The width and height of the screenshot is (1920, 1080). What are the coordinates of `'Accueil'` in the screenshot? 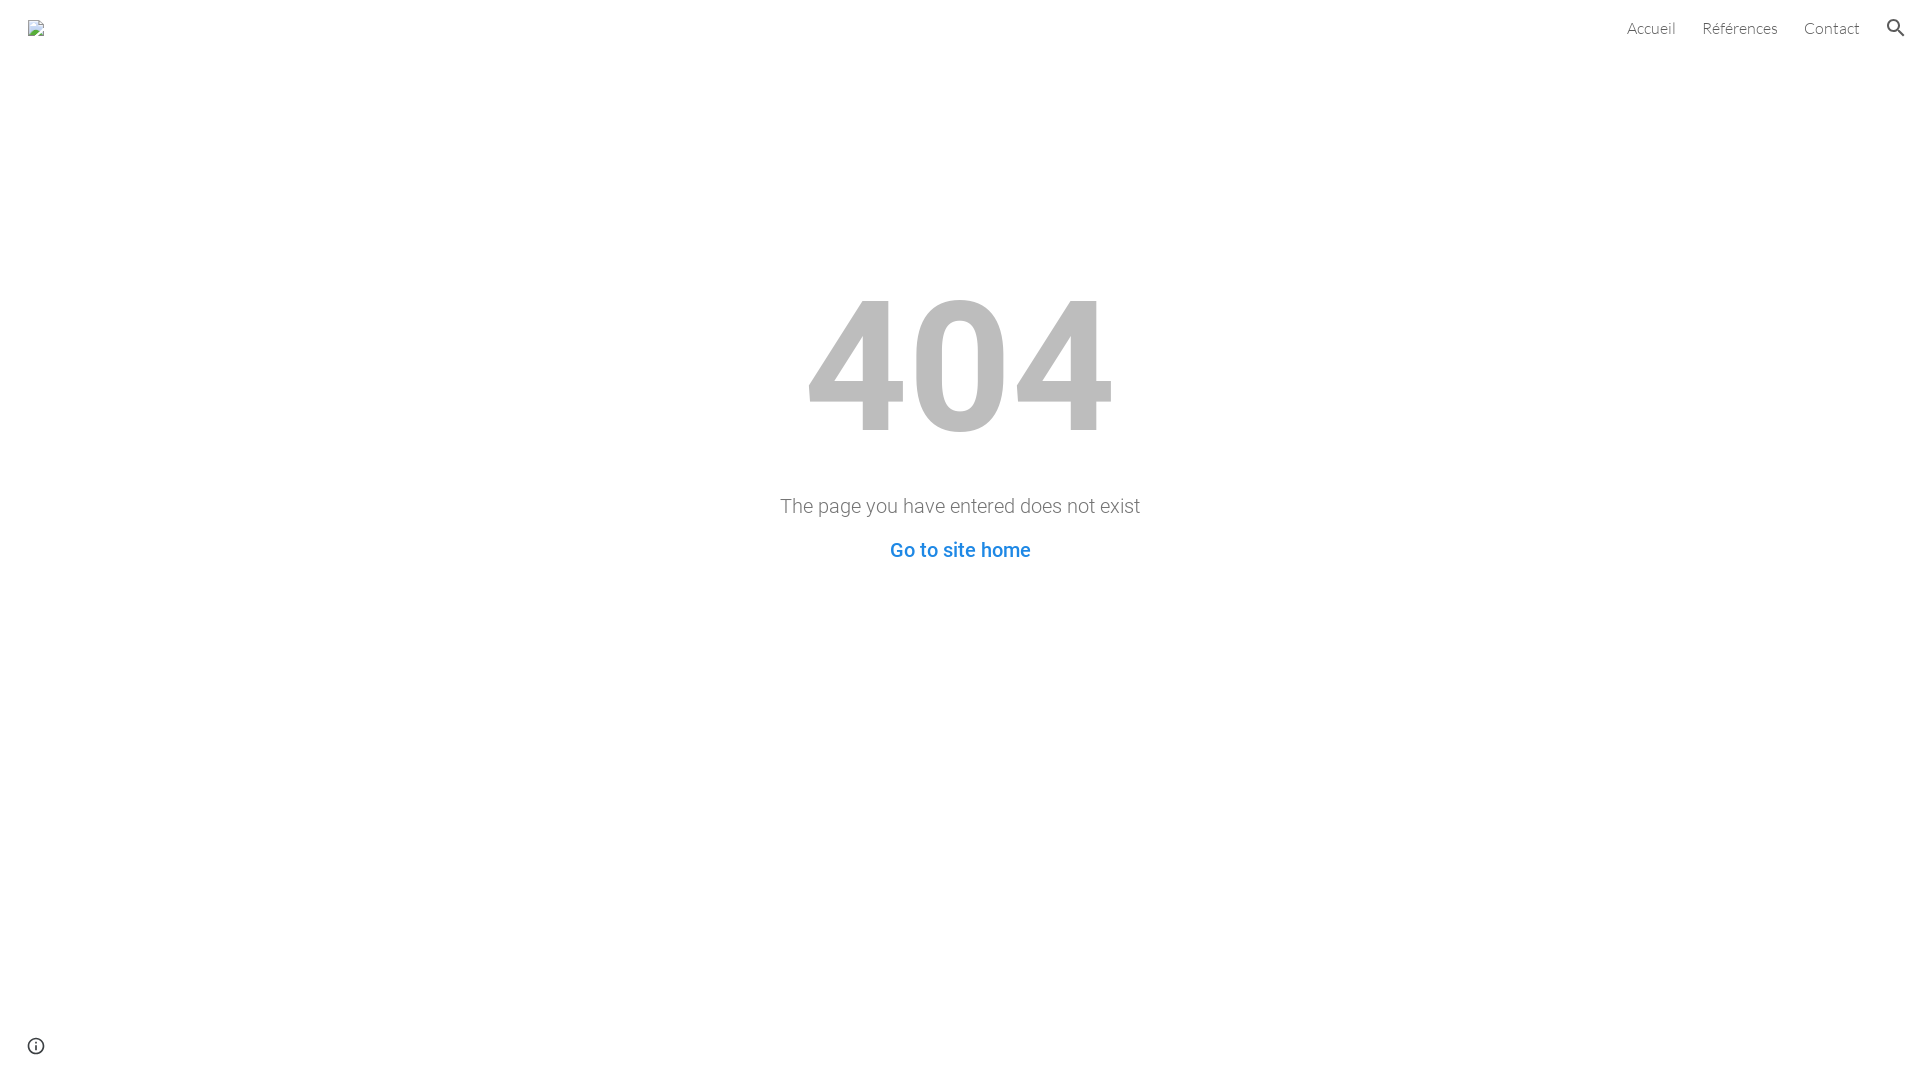 It's located at (1651, 27).